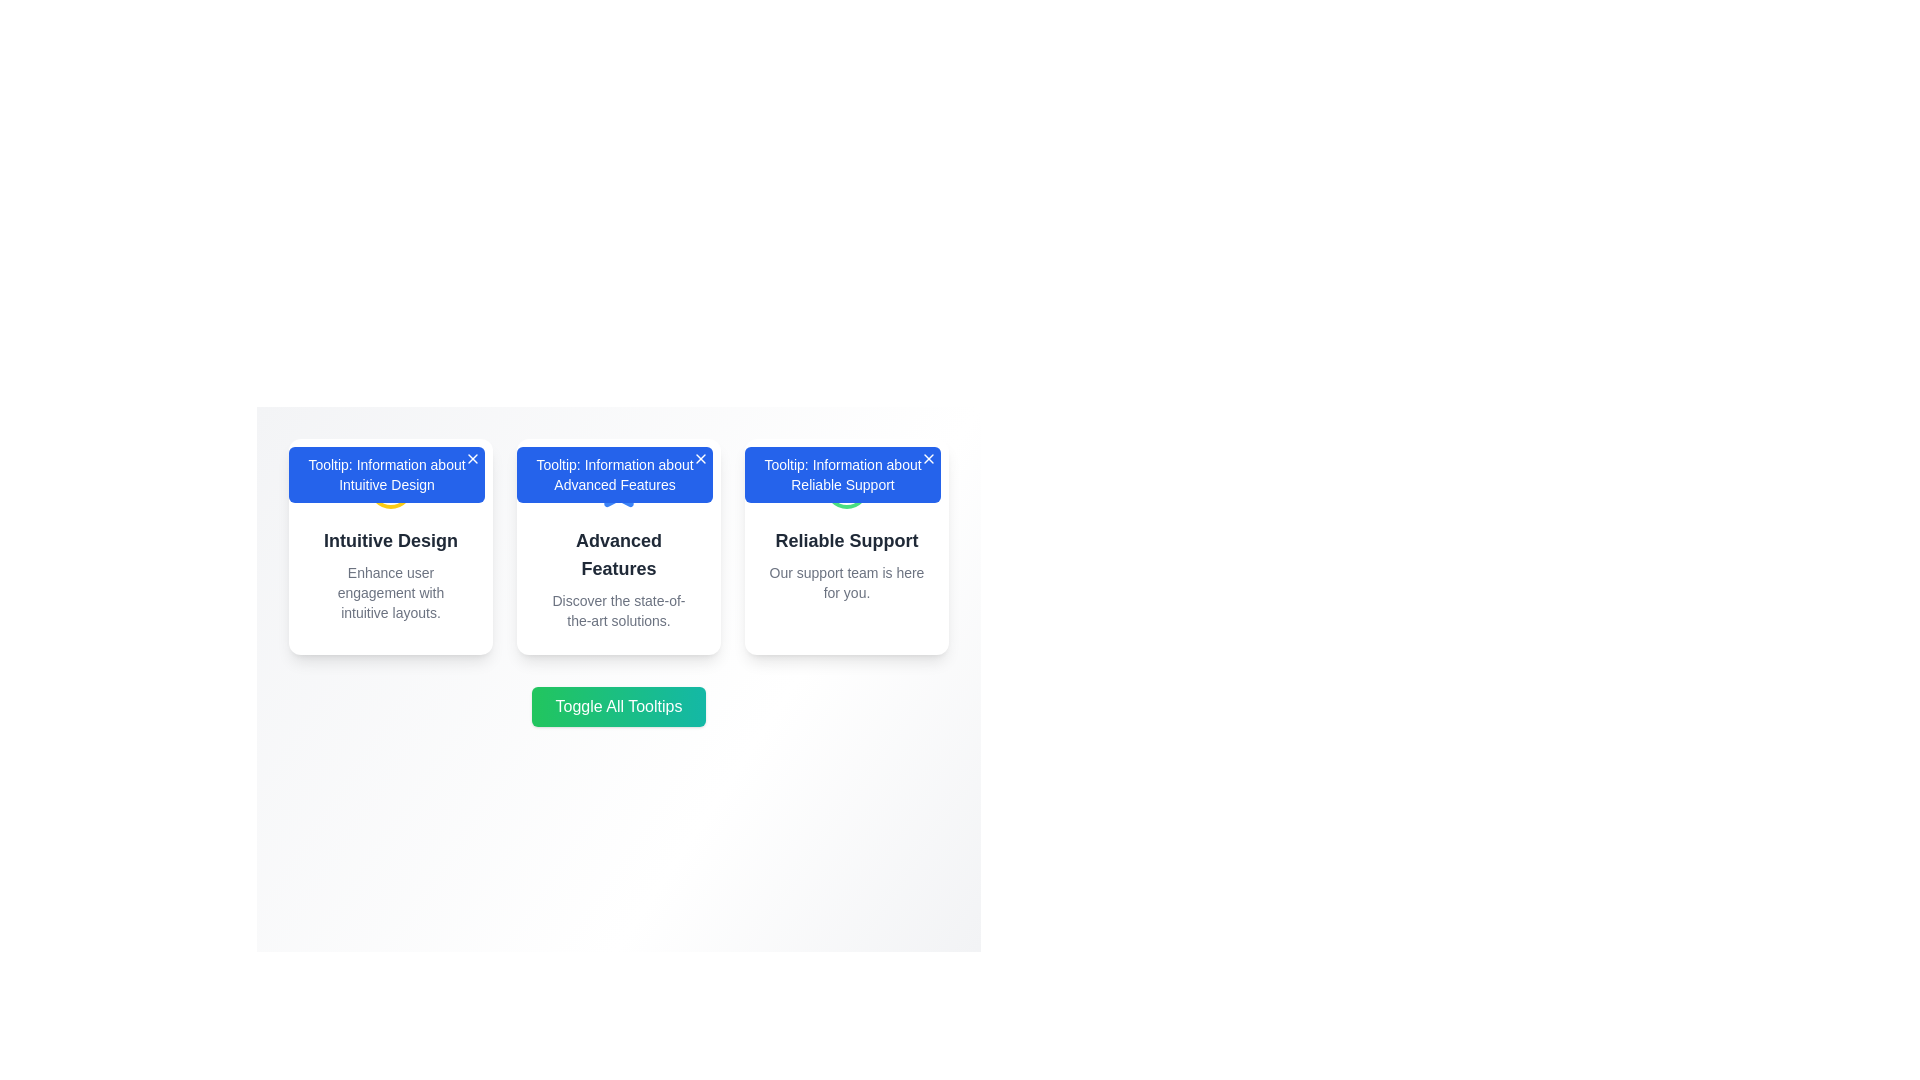 The width and height of the screenshot is (1920, 1080). Describe the element at coordinates (928, 459) in the screenshot. I see `the close button located at the top-right corner of the tooltip labeled 'Tooltip: Information about Reliable Support' to observe the color change` at that location.